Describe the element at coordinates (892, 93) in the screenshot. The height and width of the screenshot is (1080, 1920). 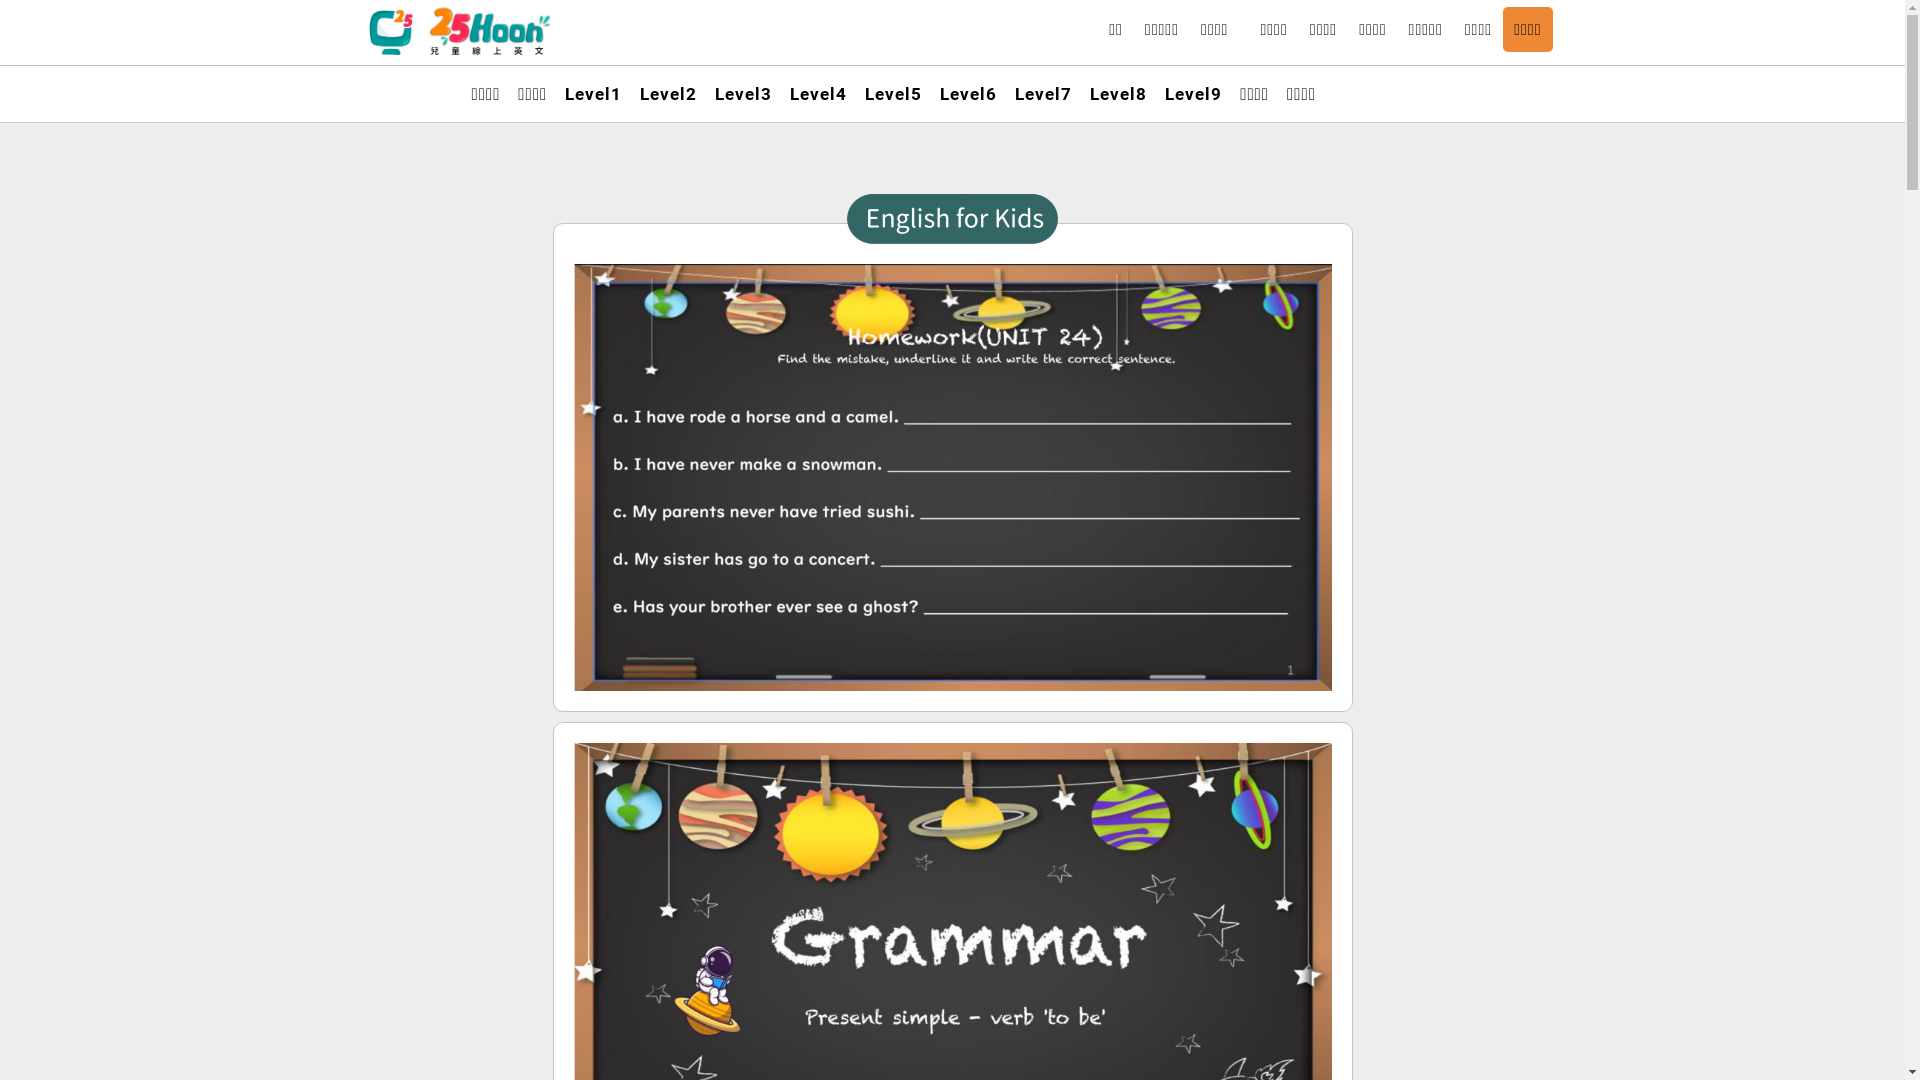
I see `'Level5'` at that location.